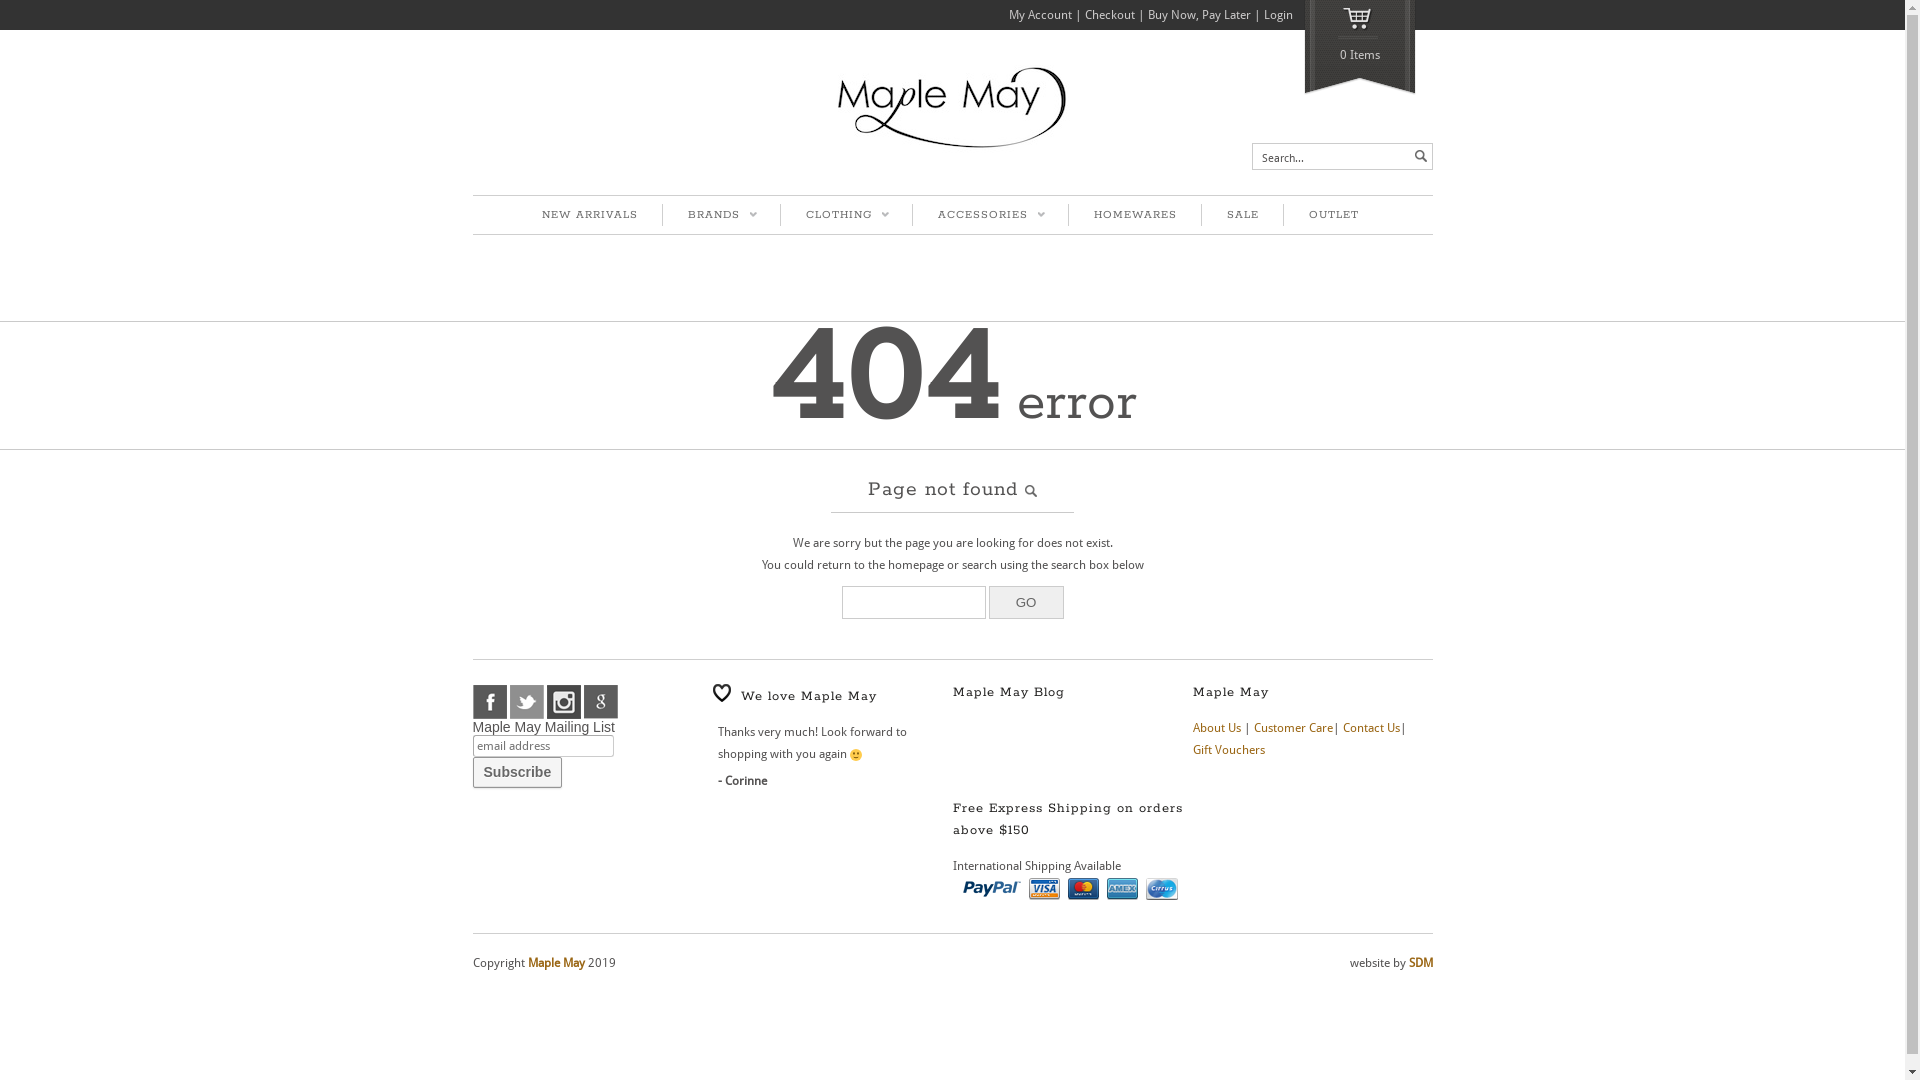 The height and width of the screenshot is (1080, 1920). I want to click on 'twitter', so click(509, 701).